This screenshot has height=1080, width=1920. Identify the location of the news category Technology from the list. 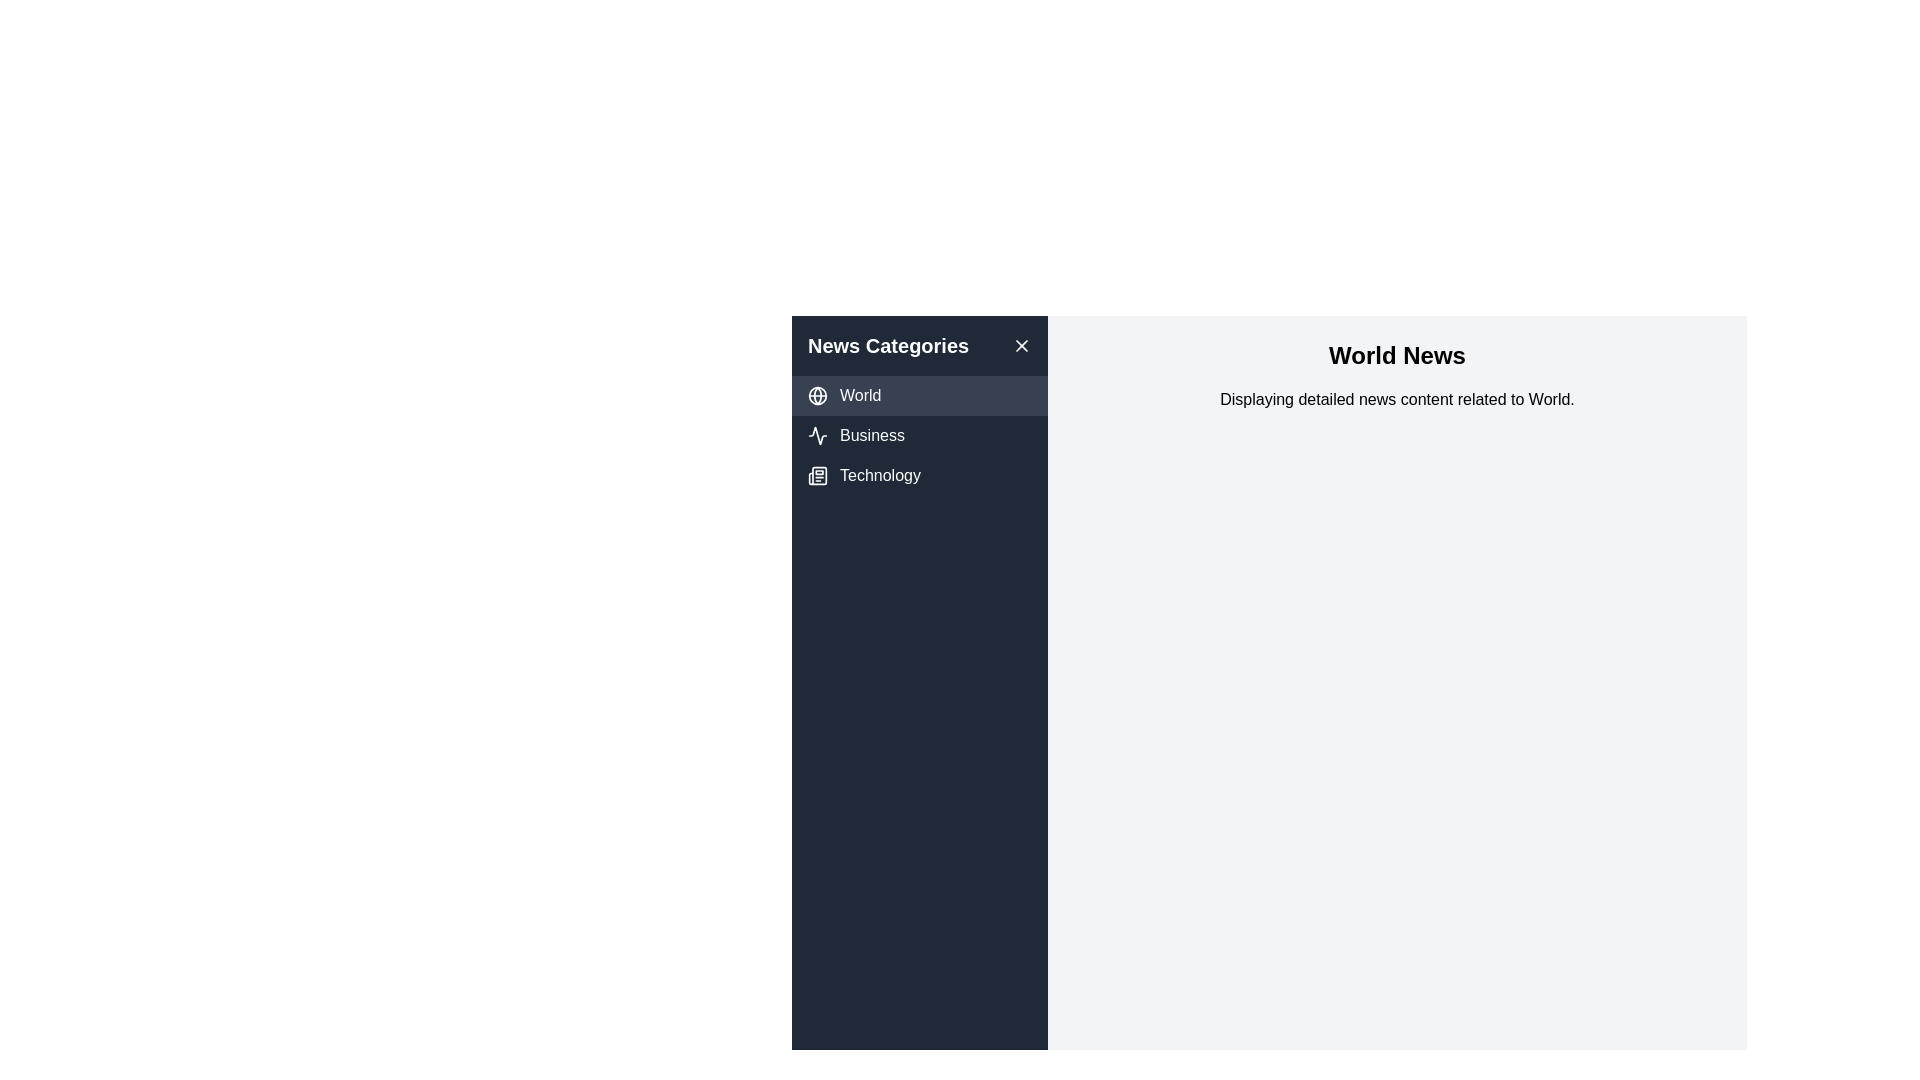
(919, 475).